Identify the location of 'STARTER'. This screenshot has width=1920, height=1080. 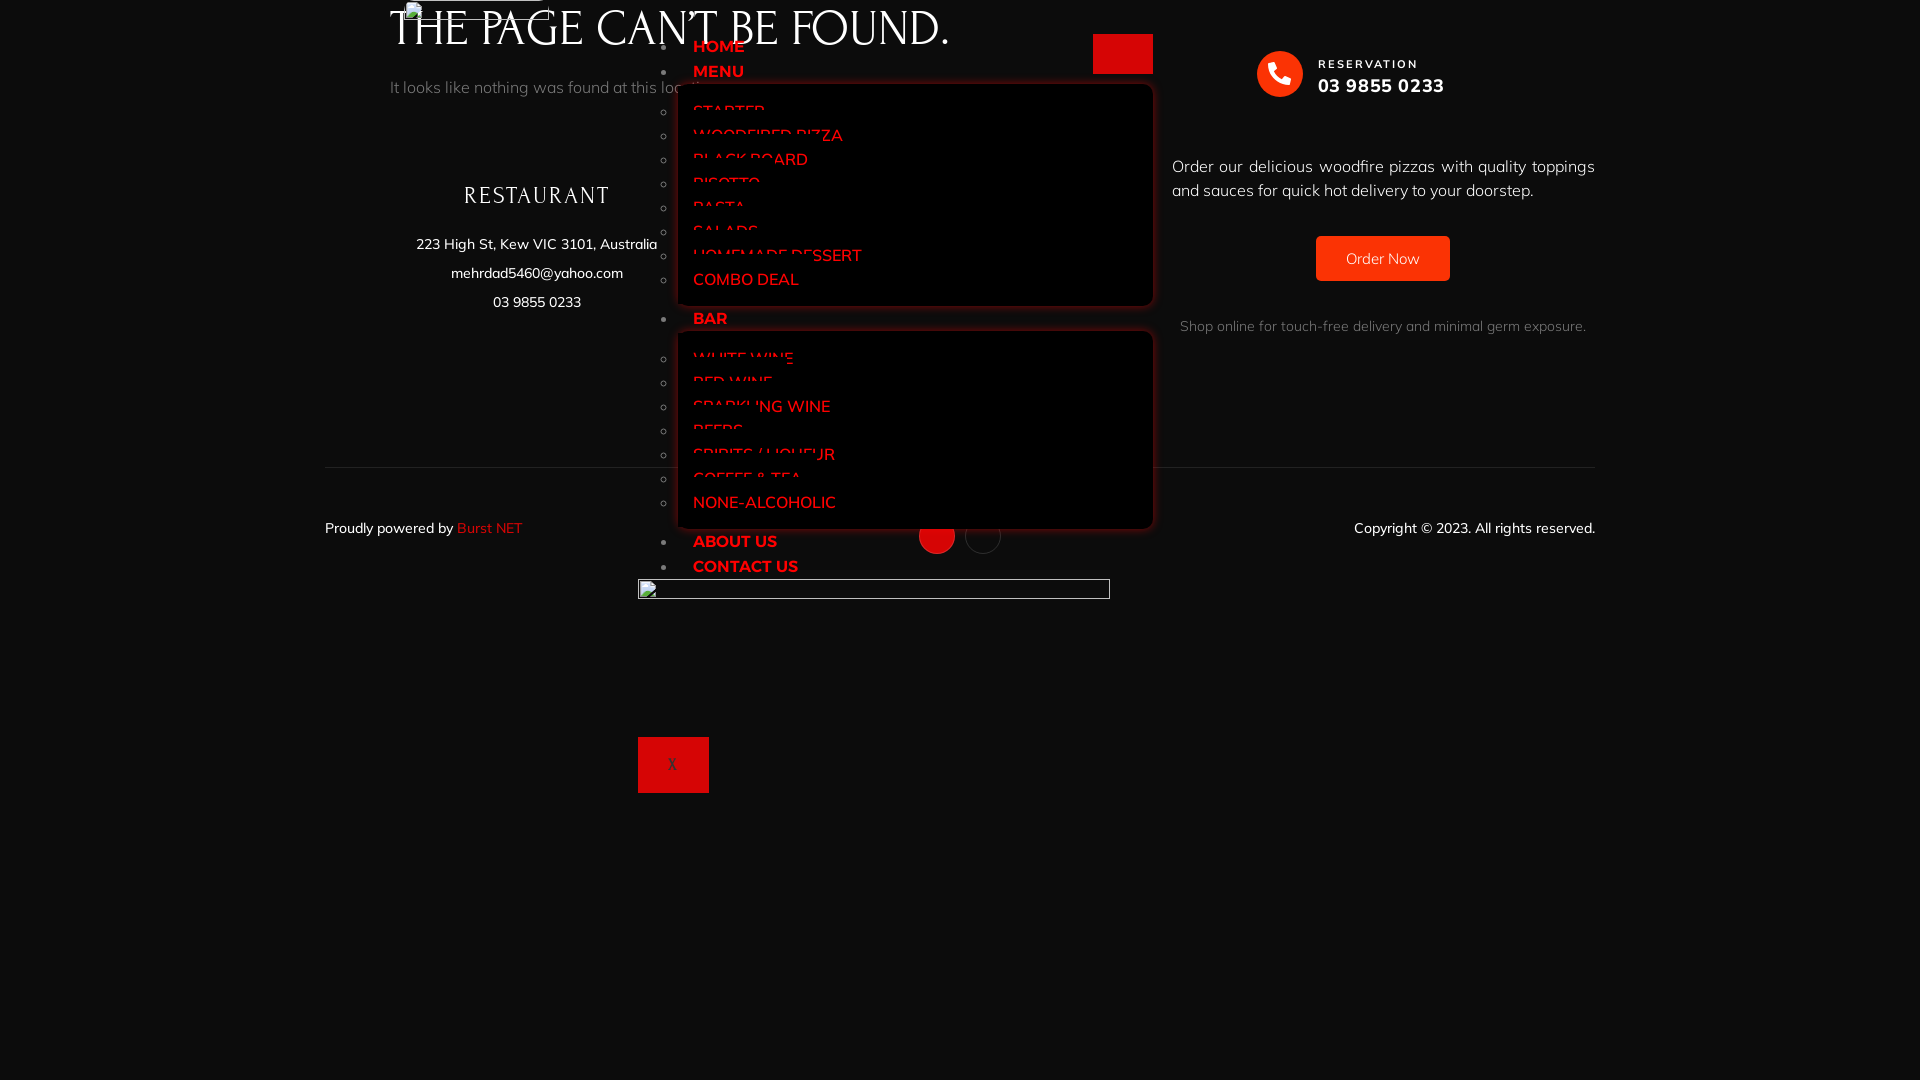
(677, 111).